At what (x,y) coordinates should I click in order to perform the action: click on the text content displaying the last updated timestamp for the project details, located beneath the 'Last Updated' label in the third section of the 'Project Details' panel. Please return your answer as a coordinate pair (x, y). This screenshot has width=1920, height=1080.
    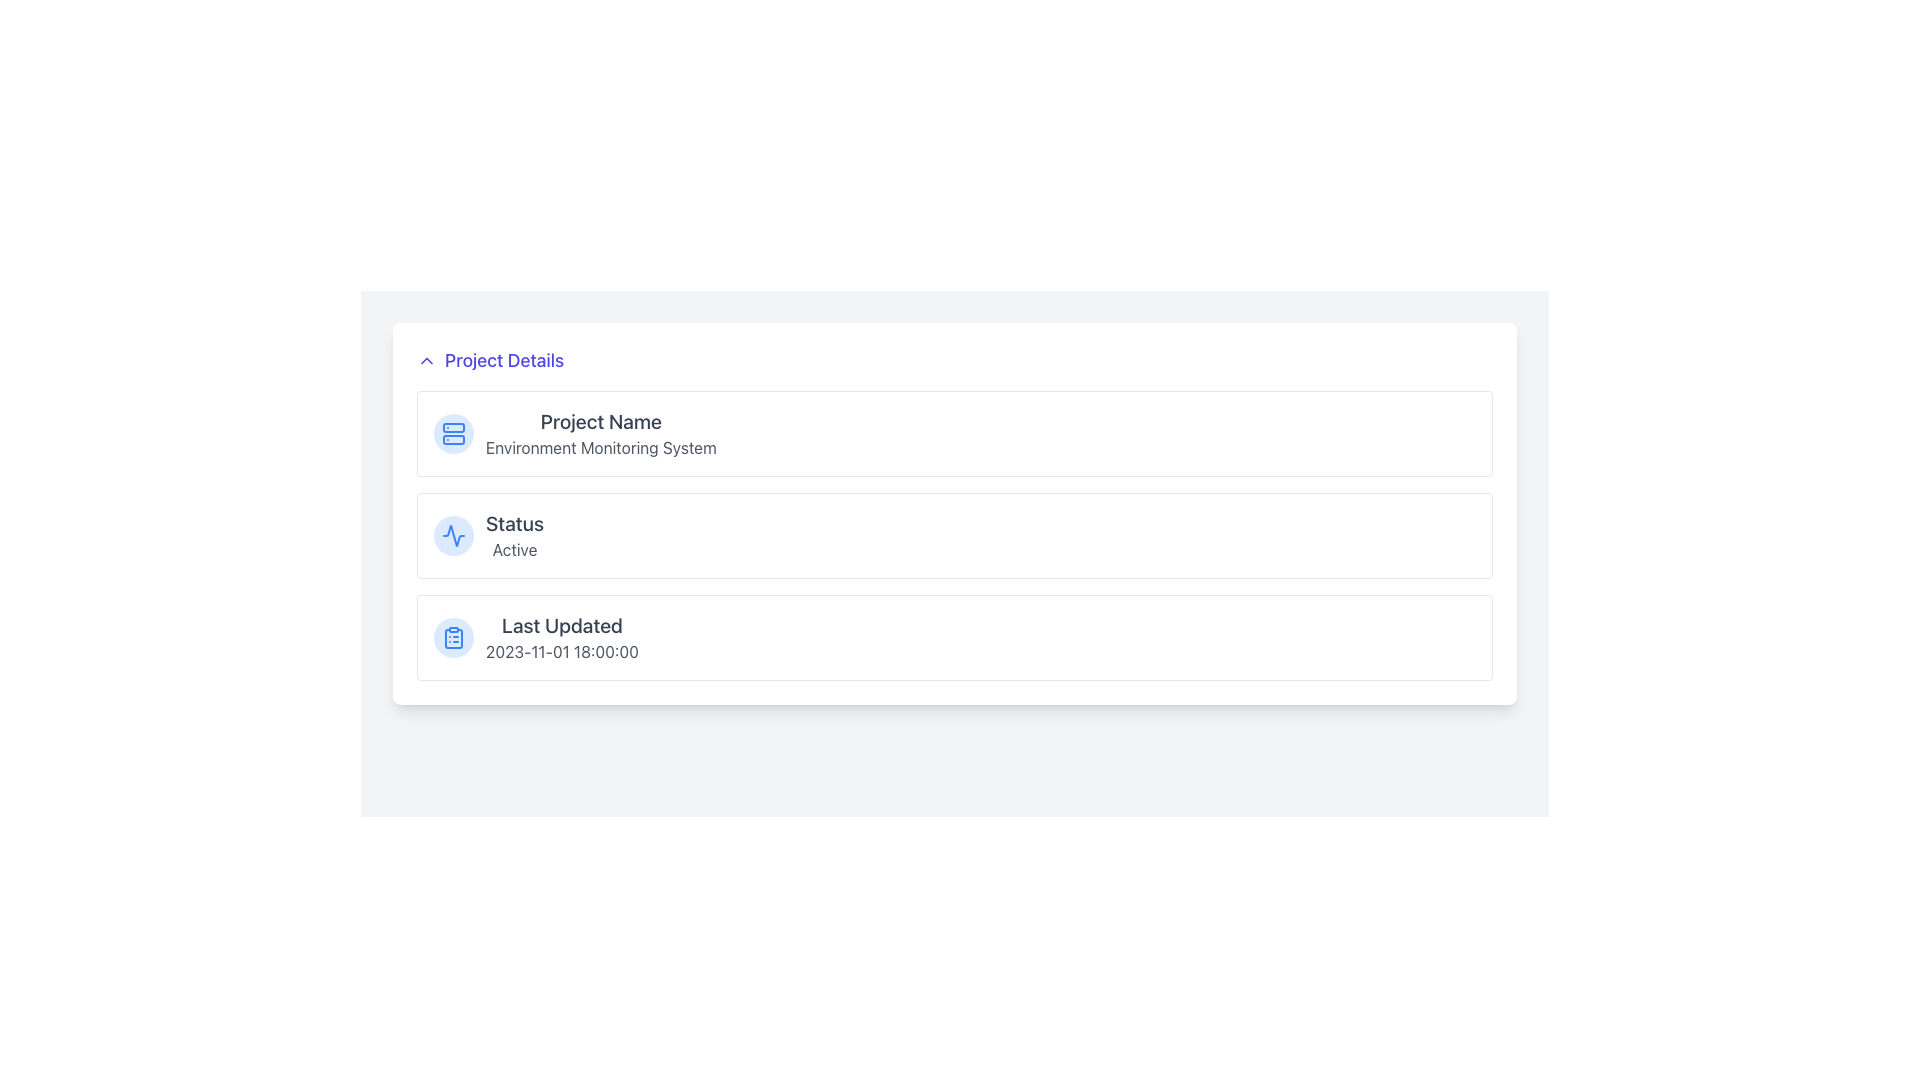
    Looking at the image, I should click on (561, 651).